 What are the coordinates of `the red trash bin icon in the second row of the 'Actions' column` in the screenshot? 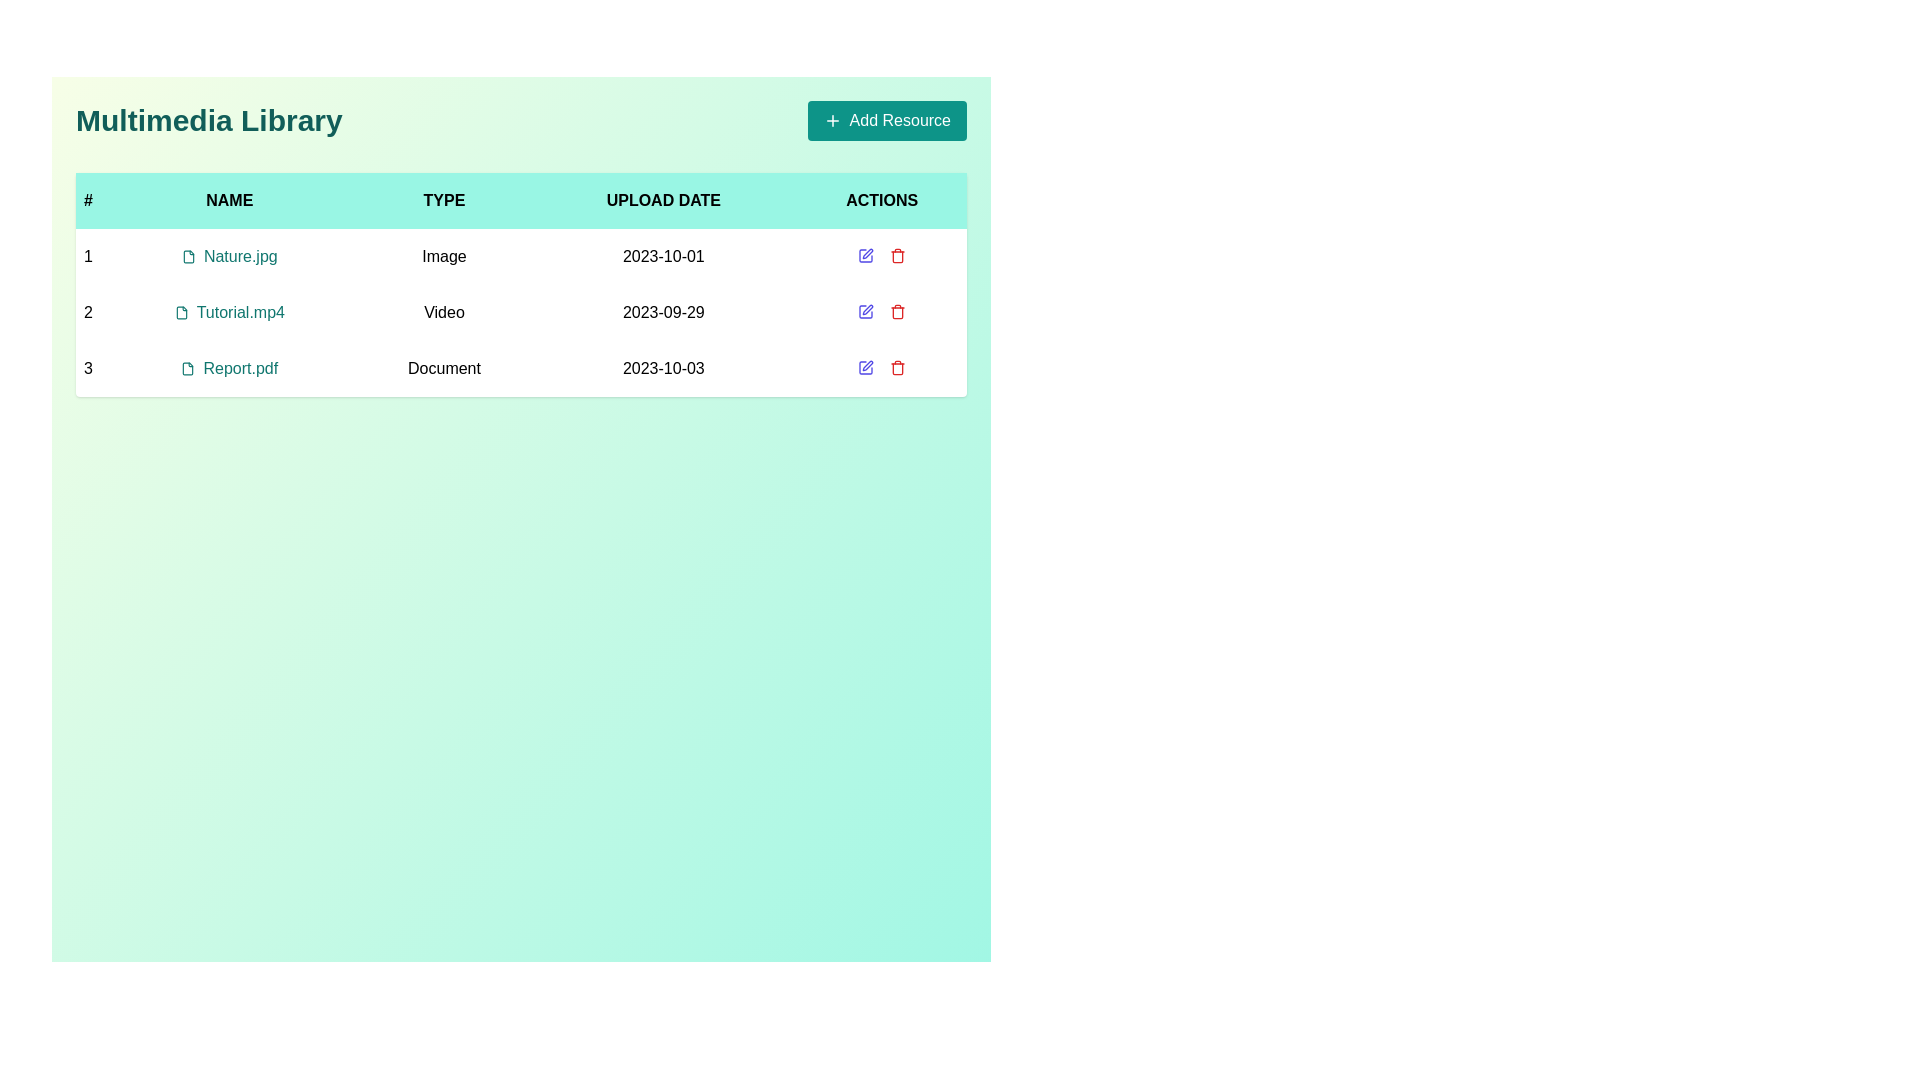 It's located at (896, 312).